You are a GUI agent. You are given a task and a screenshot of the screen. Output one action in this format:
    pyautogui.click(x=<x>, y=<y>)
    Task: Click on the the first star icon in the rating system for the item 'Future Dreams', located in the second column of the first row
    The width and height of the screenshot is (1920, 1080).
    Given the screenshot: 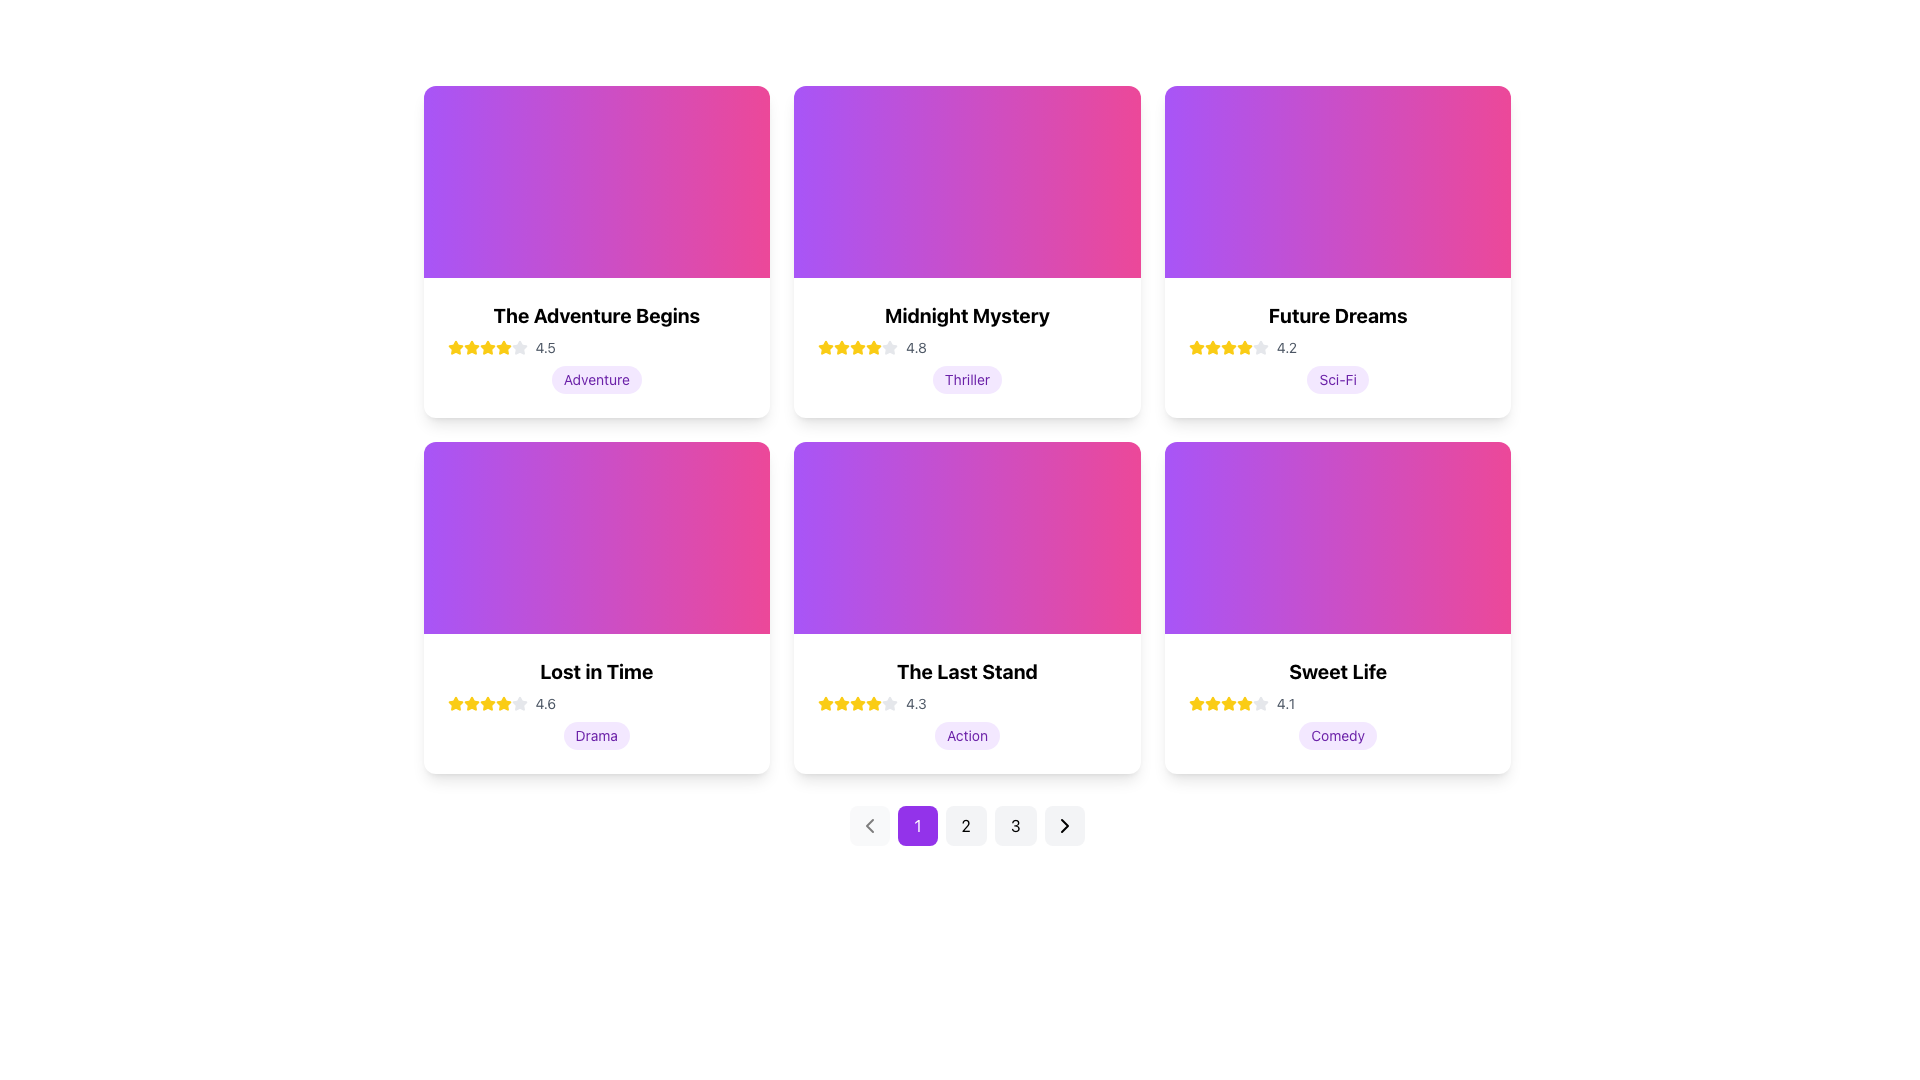 What is the action you would take?
    pyautogui.click(x=1196, y=346)
    